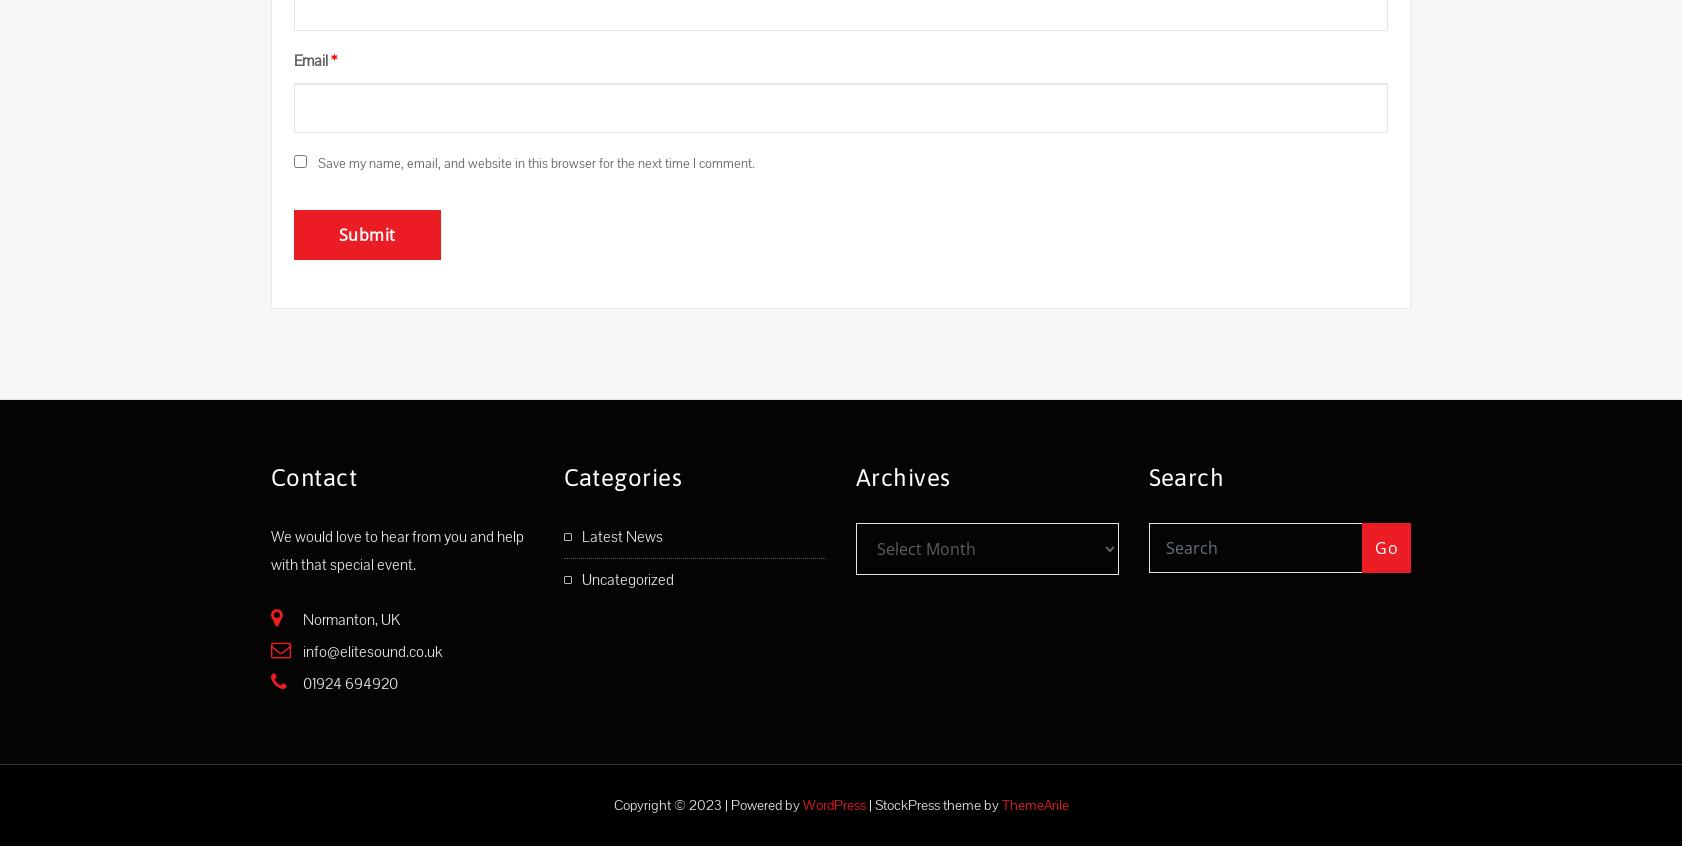 This screenshot has width=1682, height=846. I want to click on 'Search', so click(1184, 475).